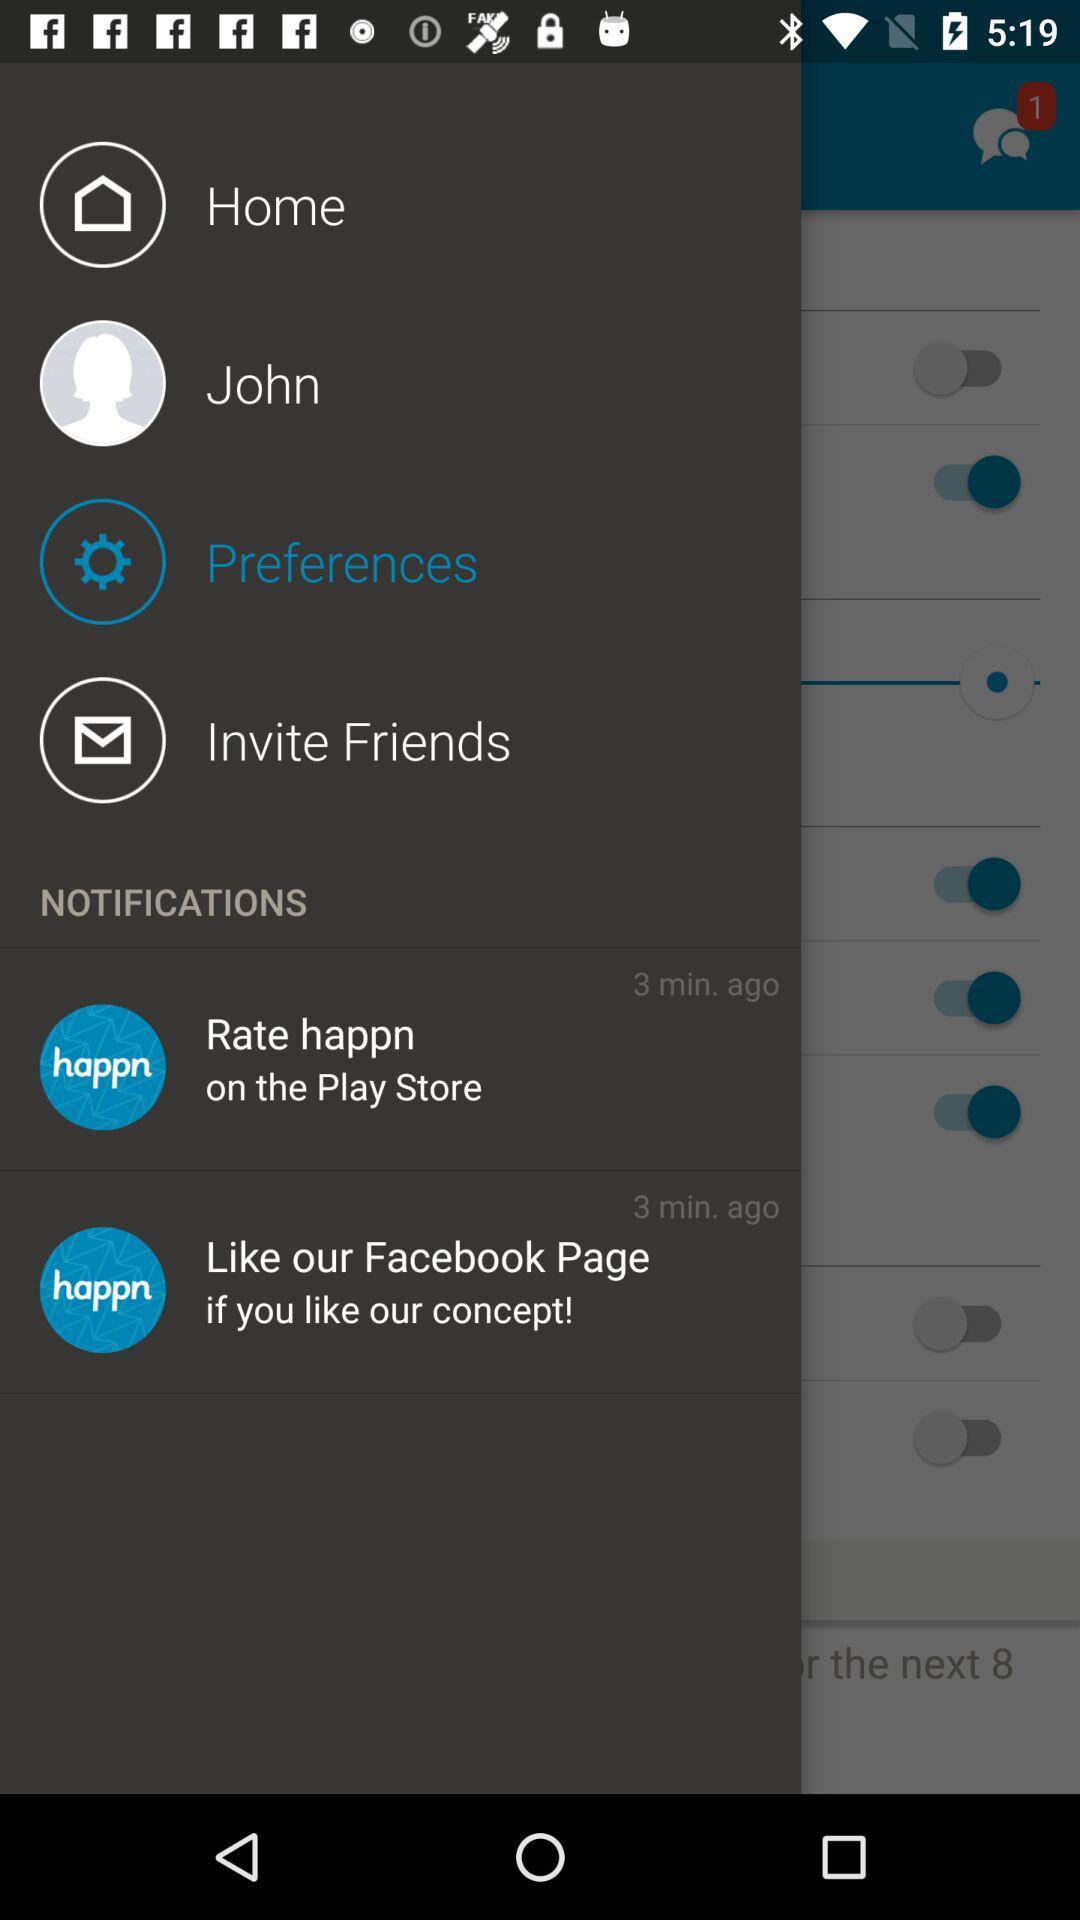  I want to click on onoff button, so click(966, 368).